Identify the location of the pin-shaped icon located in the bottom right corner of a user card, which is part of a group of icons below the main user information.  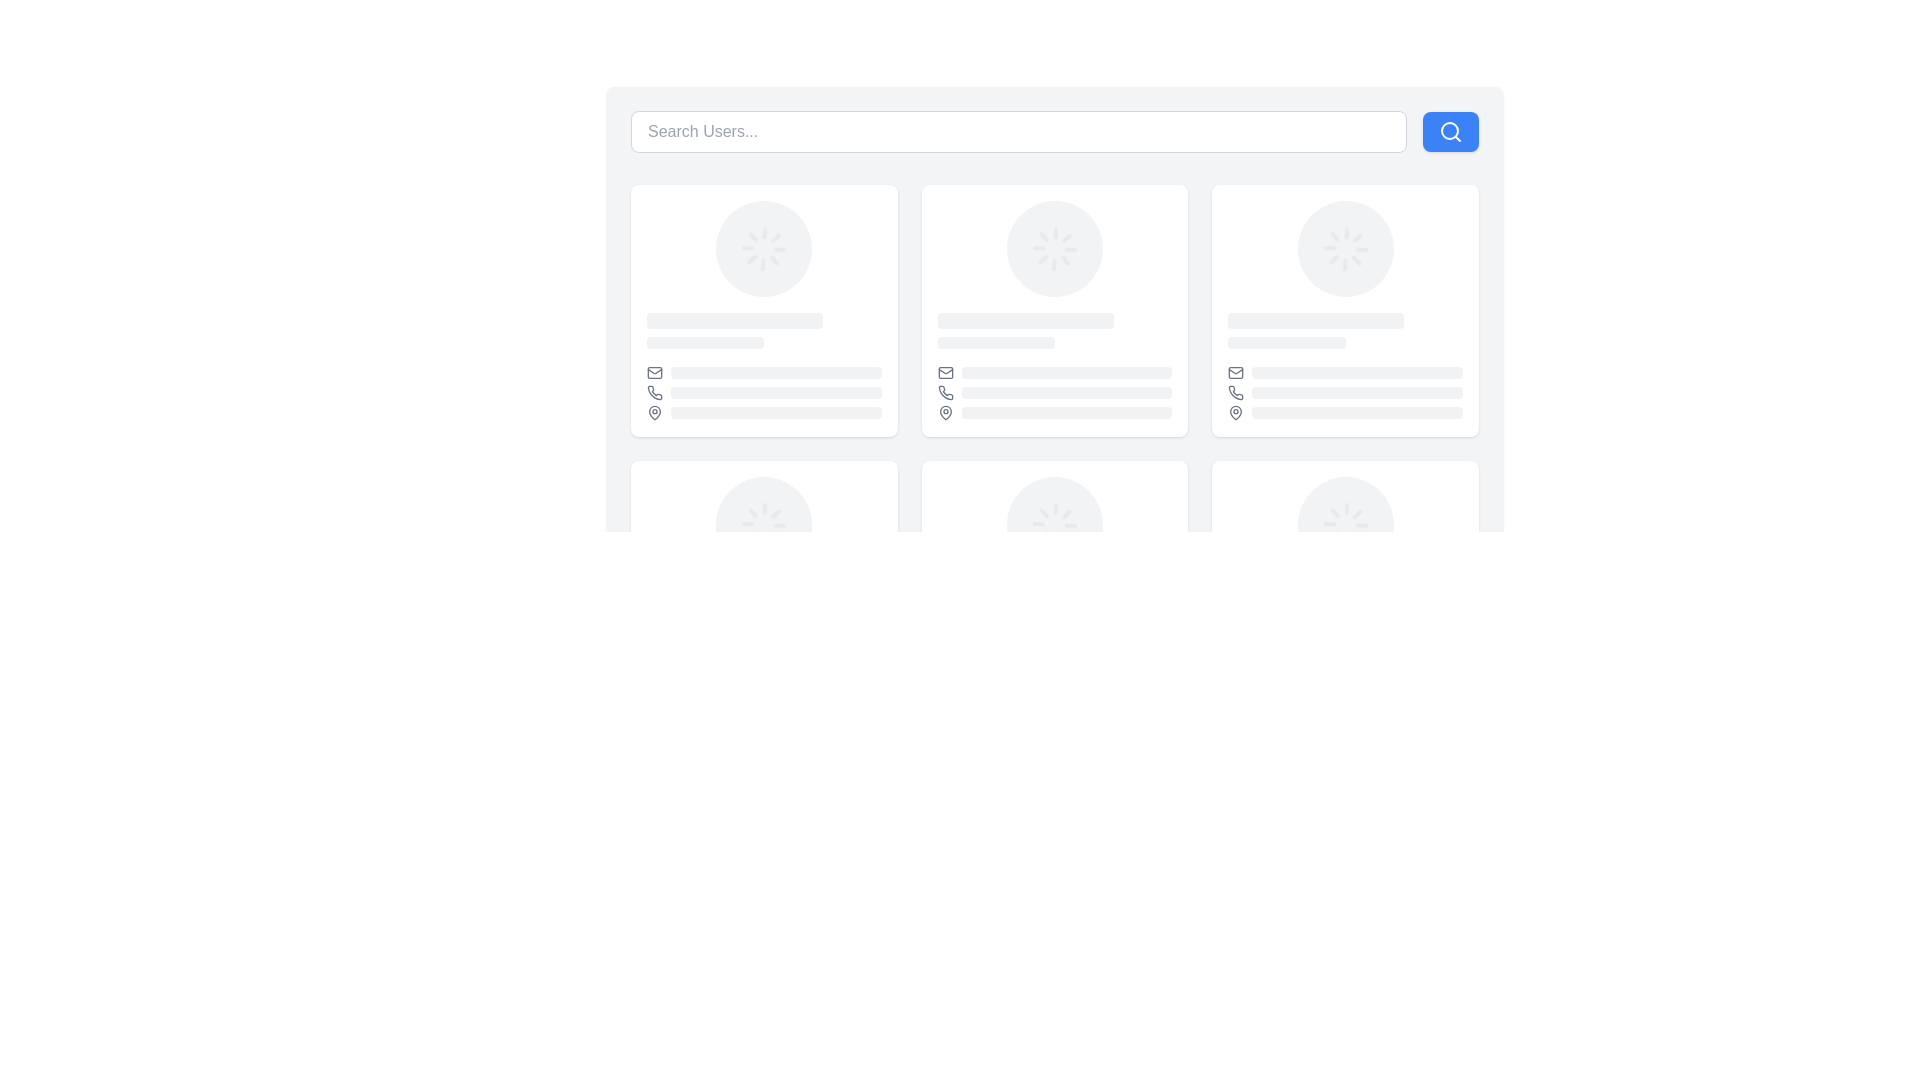
(1235, 411).